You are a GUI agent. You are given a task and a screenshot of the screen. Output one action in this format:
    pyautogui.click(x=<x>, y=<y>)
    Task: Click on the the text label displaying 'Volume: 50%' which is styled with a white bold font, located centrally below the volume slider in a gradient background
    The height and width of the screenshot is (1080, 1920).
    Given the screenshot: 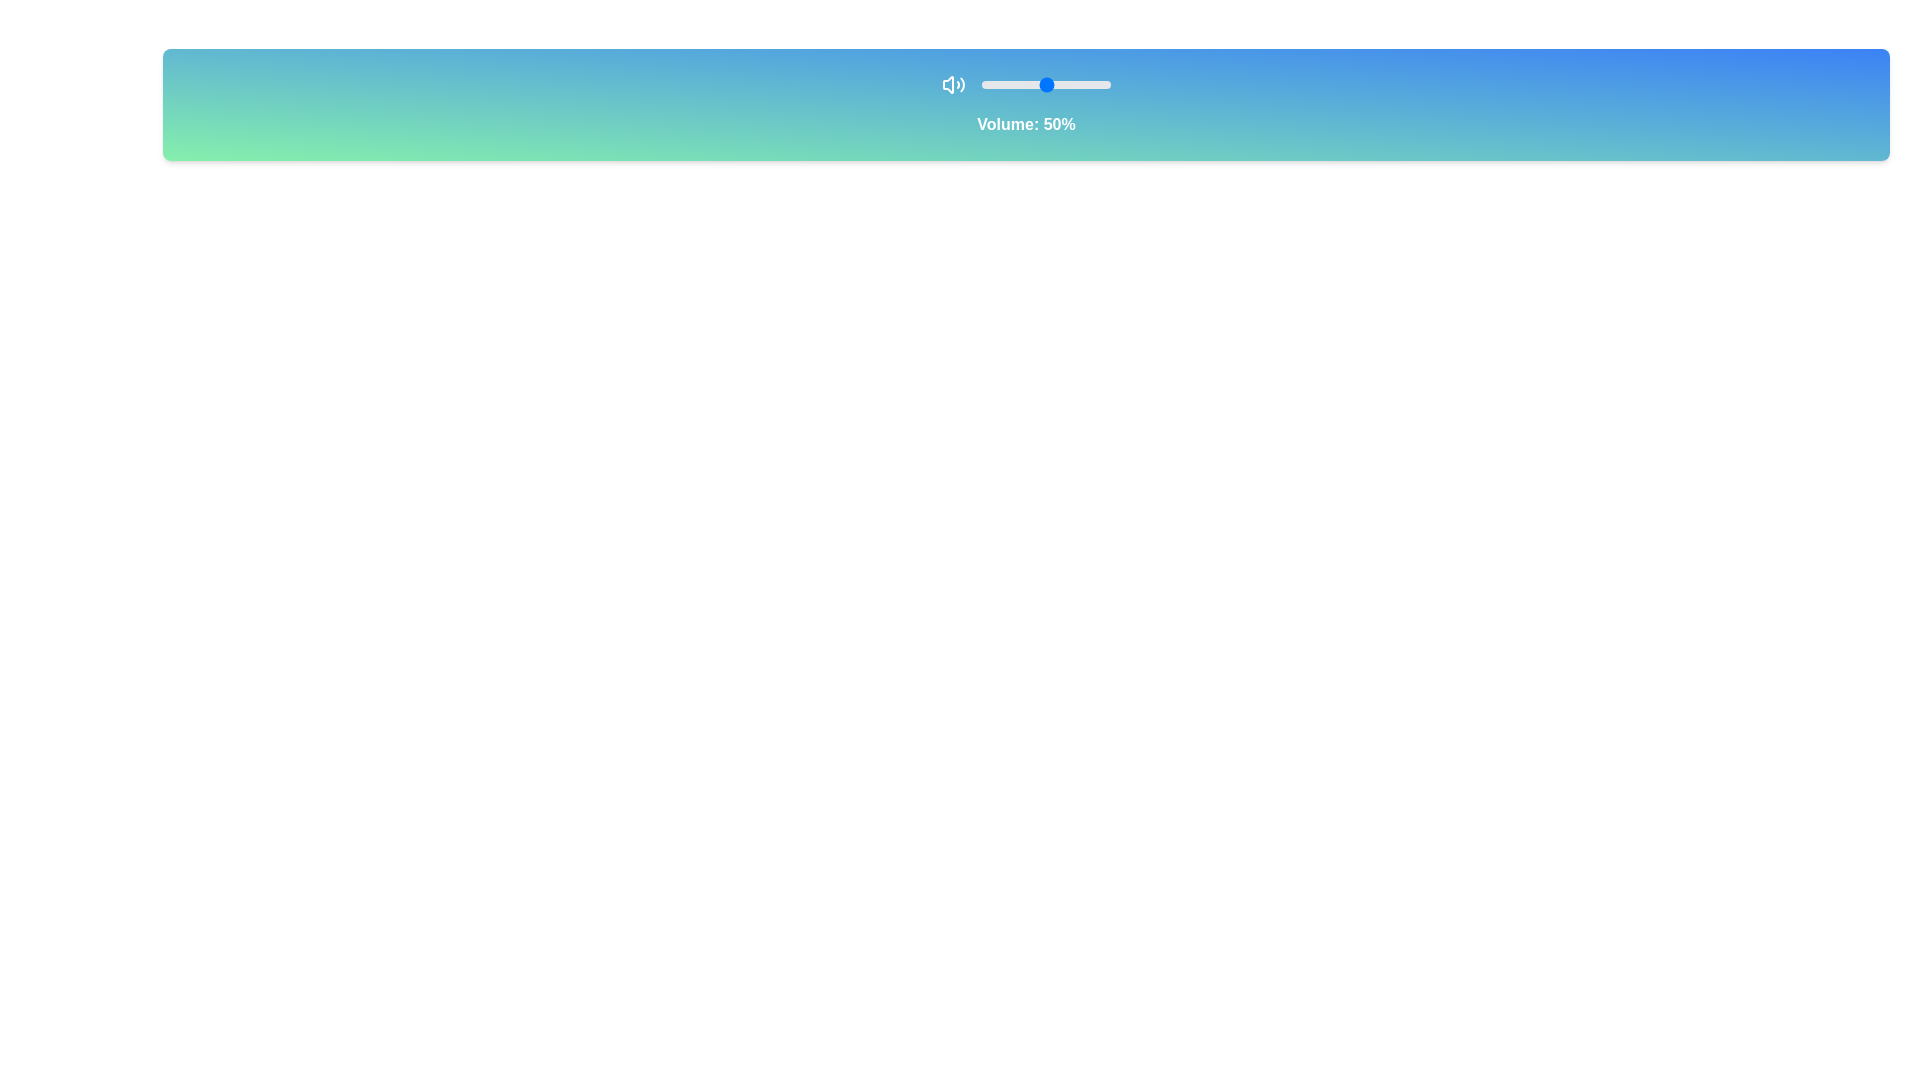 What is the action you would take?
    pyautogui.click(x=1026, y=124)
    